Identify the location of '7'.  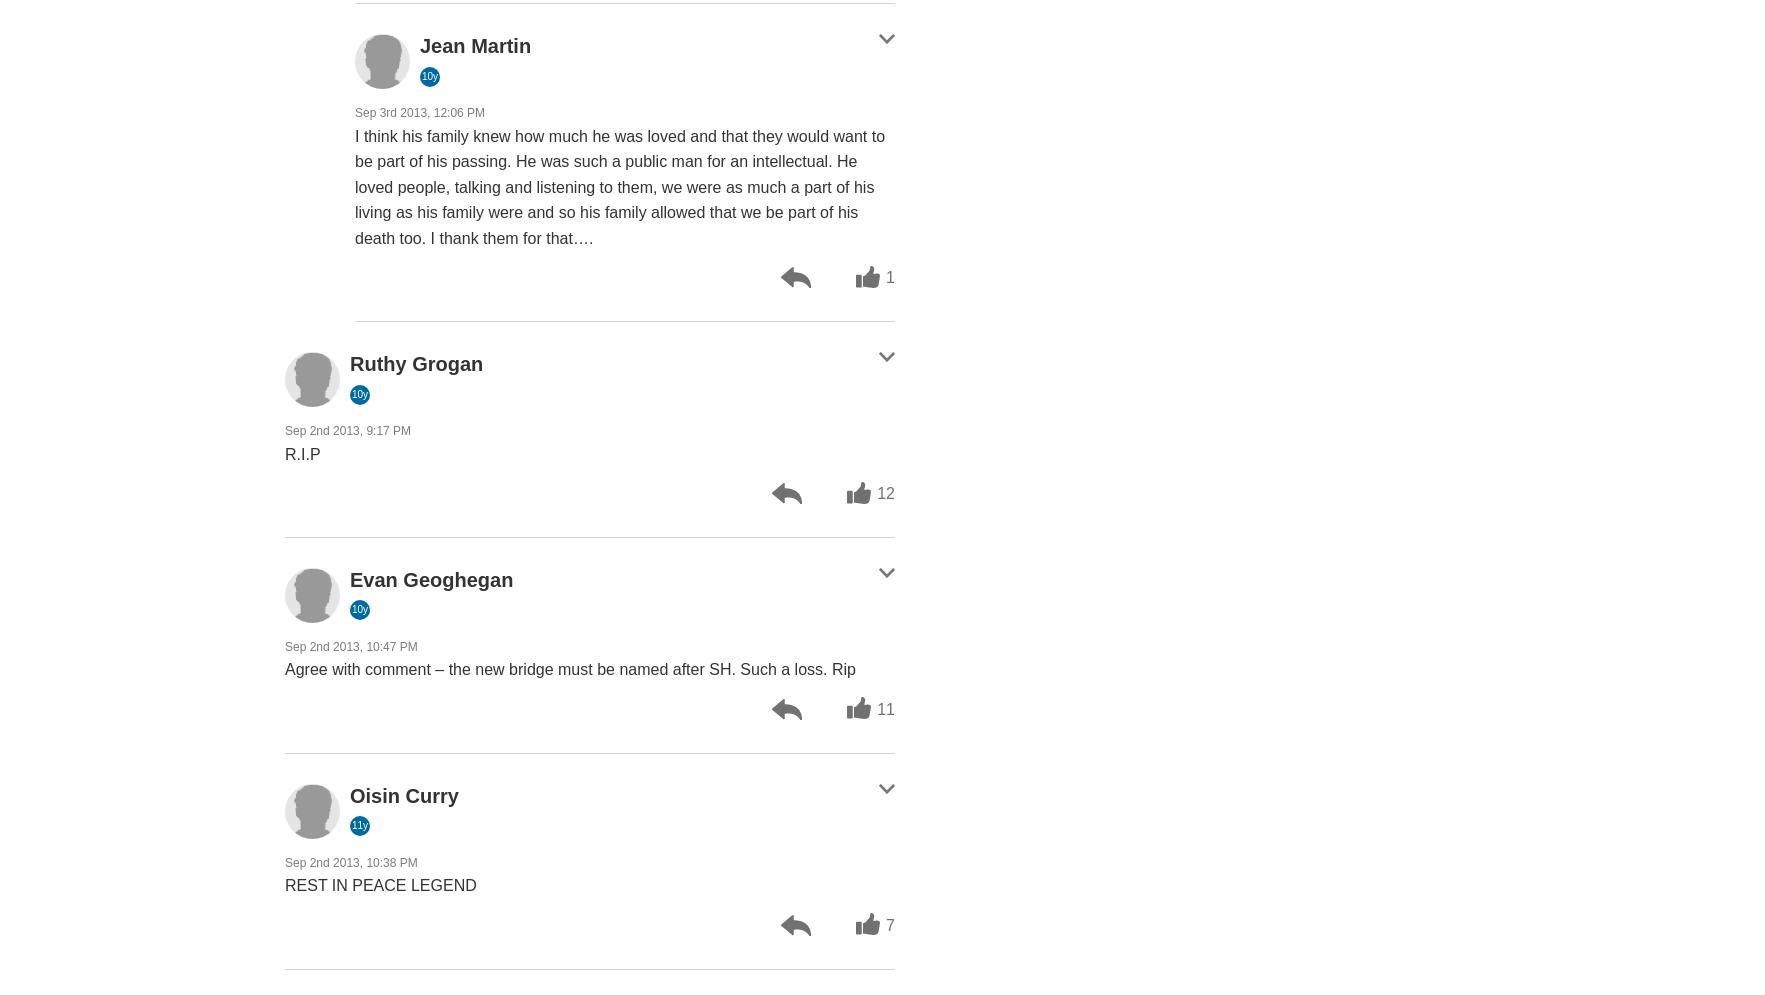
(890, 924).